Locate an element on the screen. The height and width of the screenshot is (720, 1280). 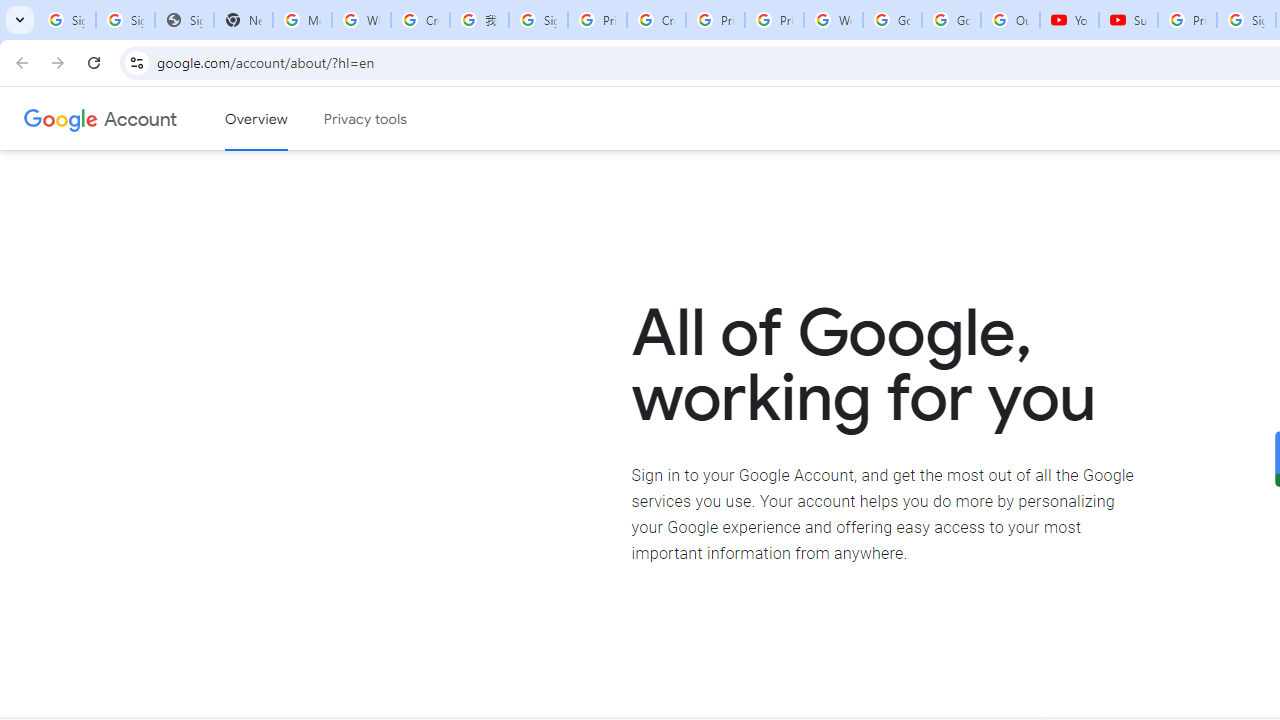
'Who is my administrator? - Google Account Help' is located at coordinates (360, 20).